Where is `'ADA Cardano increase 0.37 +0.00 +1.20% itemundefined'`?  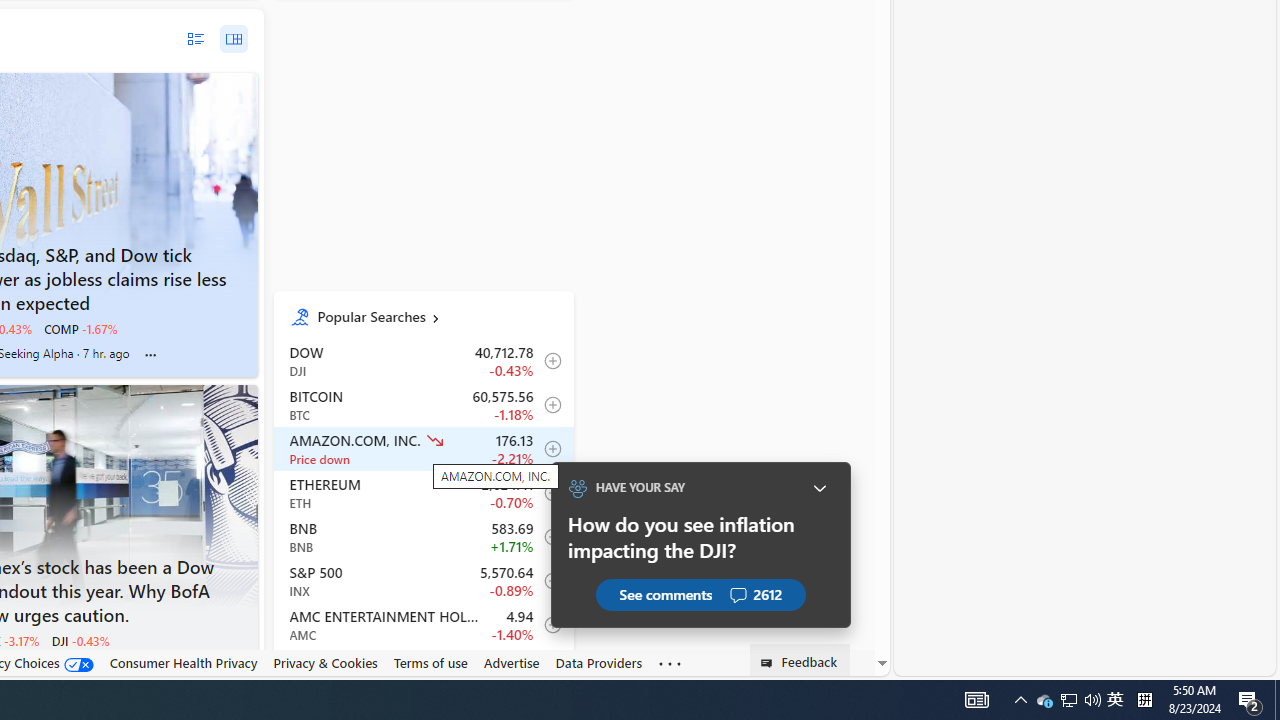
'ADA Cardano increase 0.37 +0.00 +1.20% itemundefined' is located at coordinates (422, 669).